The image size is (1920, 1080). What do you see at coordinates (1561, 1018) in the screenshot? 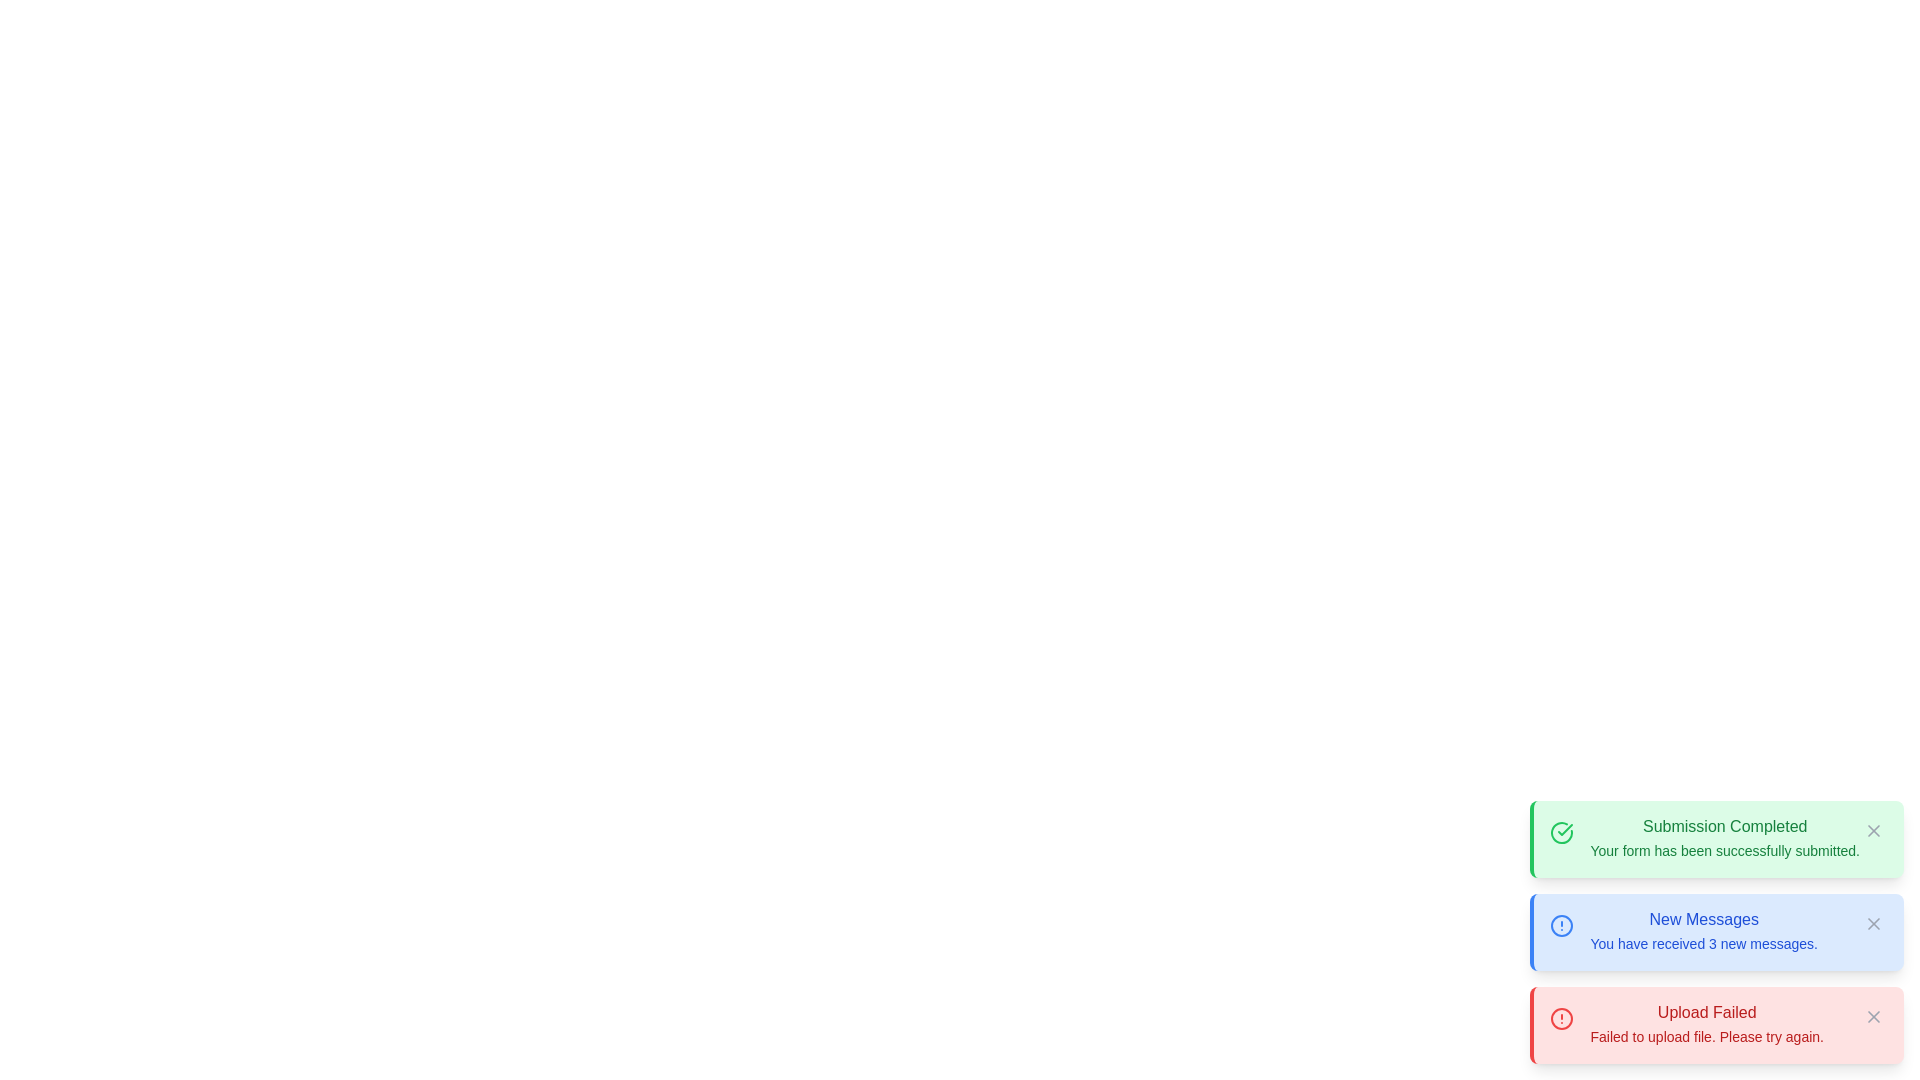
I see `the alert icon located at the top-left corner of the red alert box labeled 'Upload Failed', which signals the user about an issue that needs attention` at bounding box center [1561, 1018].